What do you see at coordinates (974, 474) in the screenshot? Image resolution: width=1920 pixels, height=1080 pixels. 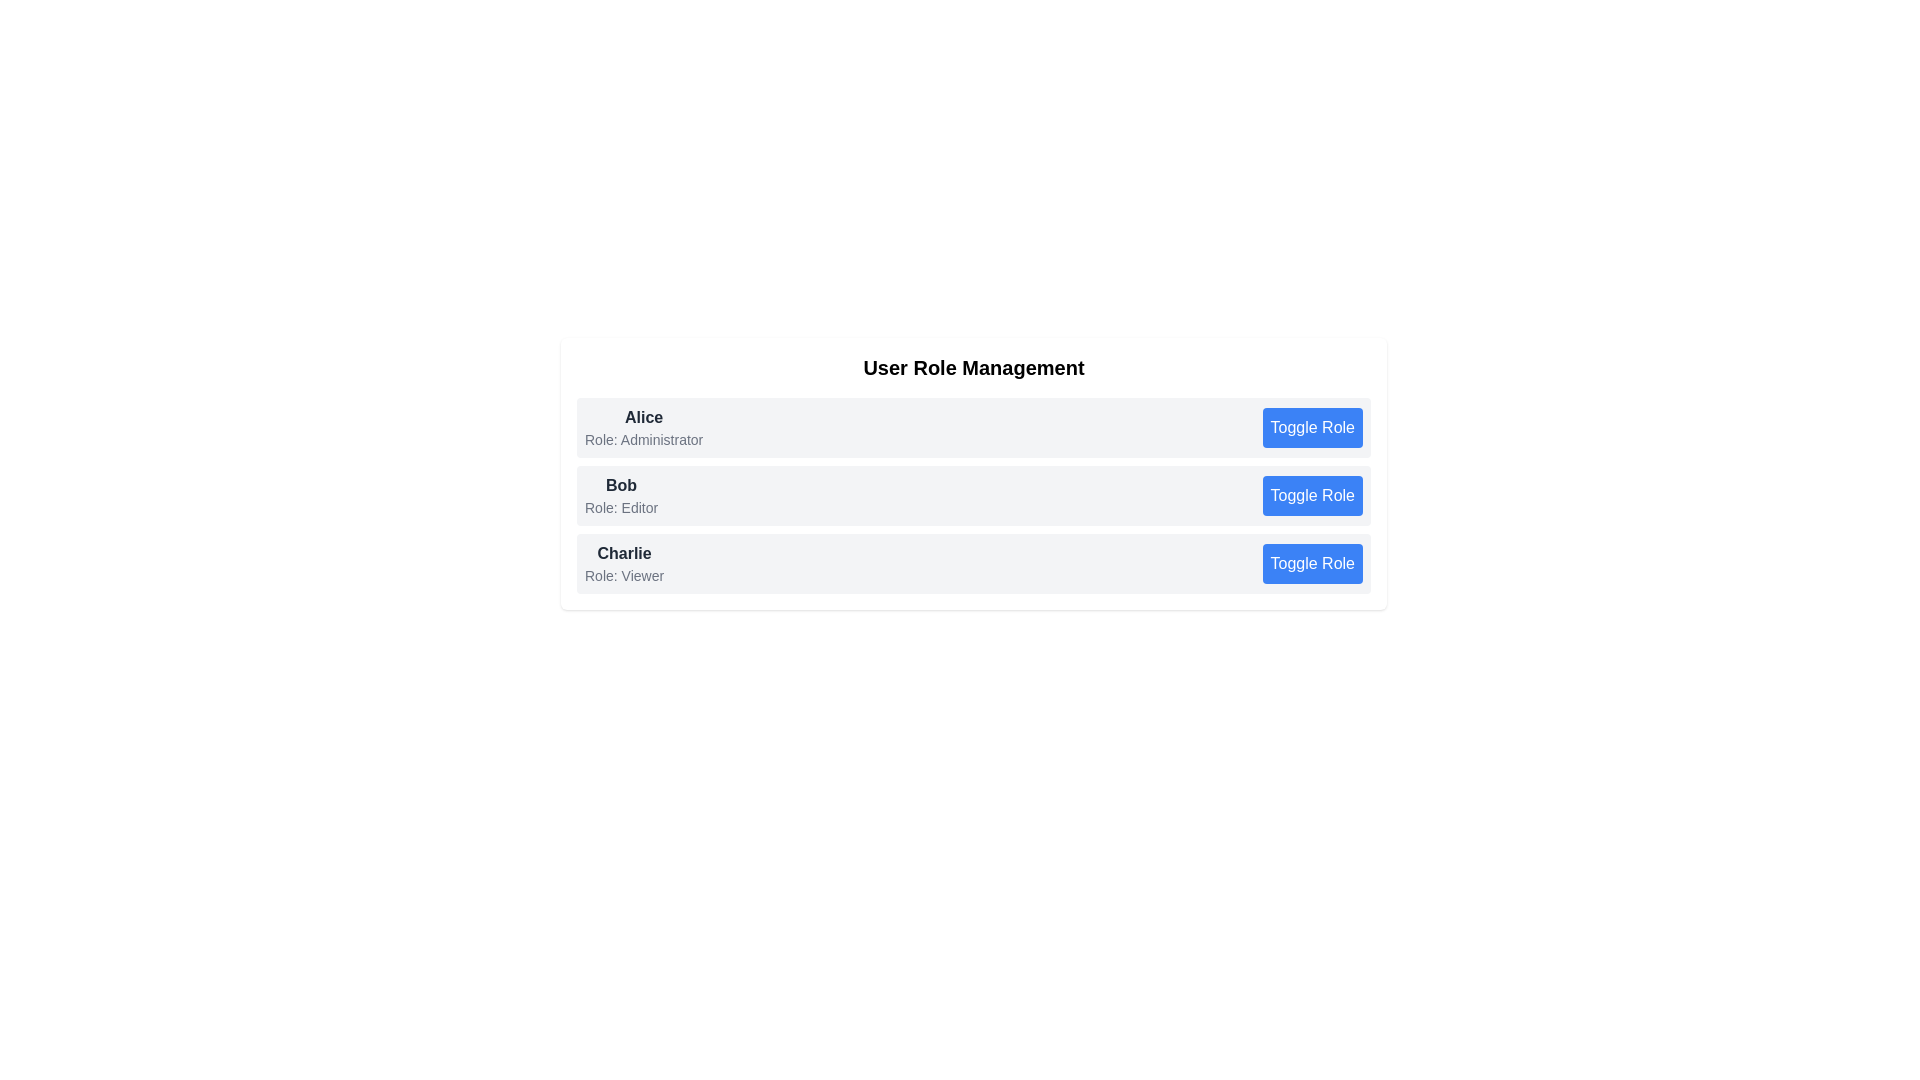 I see `the List item displaying the user 'Bob' and their role 'Editor'` at bounding box center [974, 474].